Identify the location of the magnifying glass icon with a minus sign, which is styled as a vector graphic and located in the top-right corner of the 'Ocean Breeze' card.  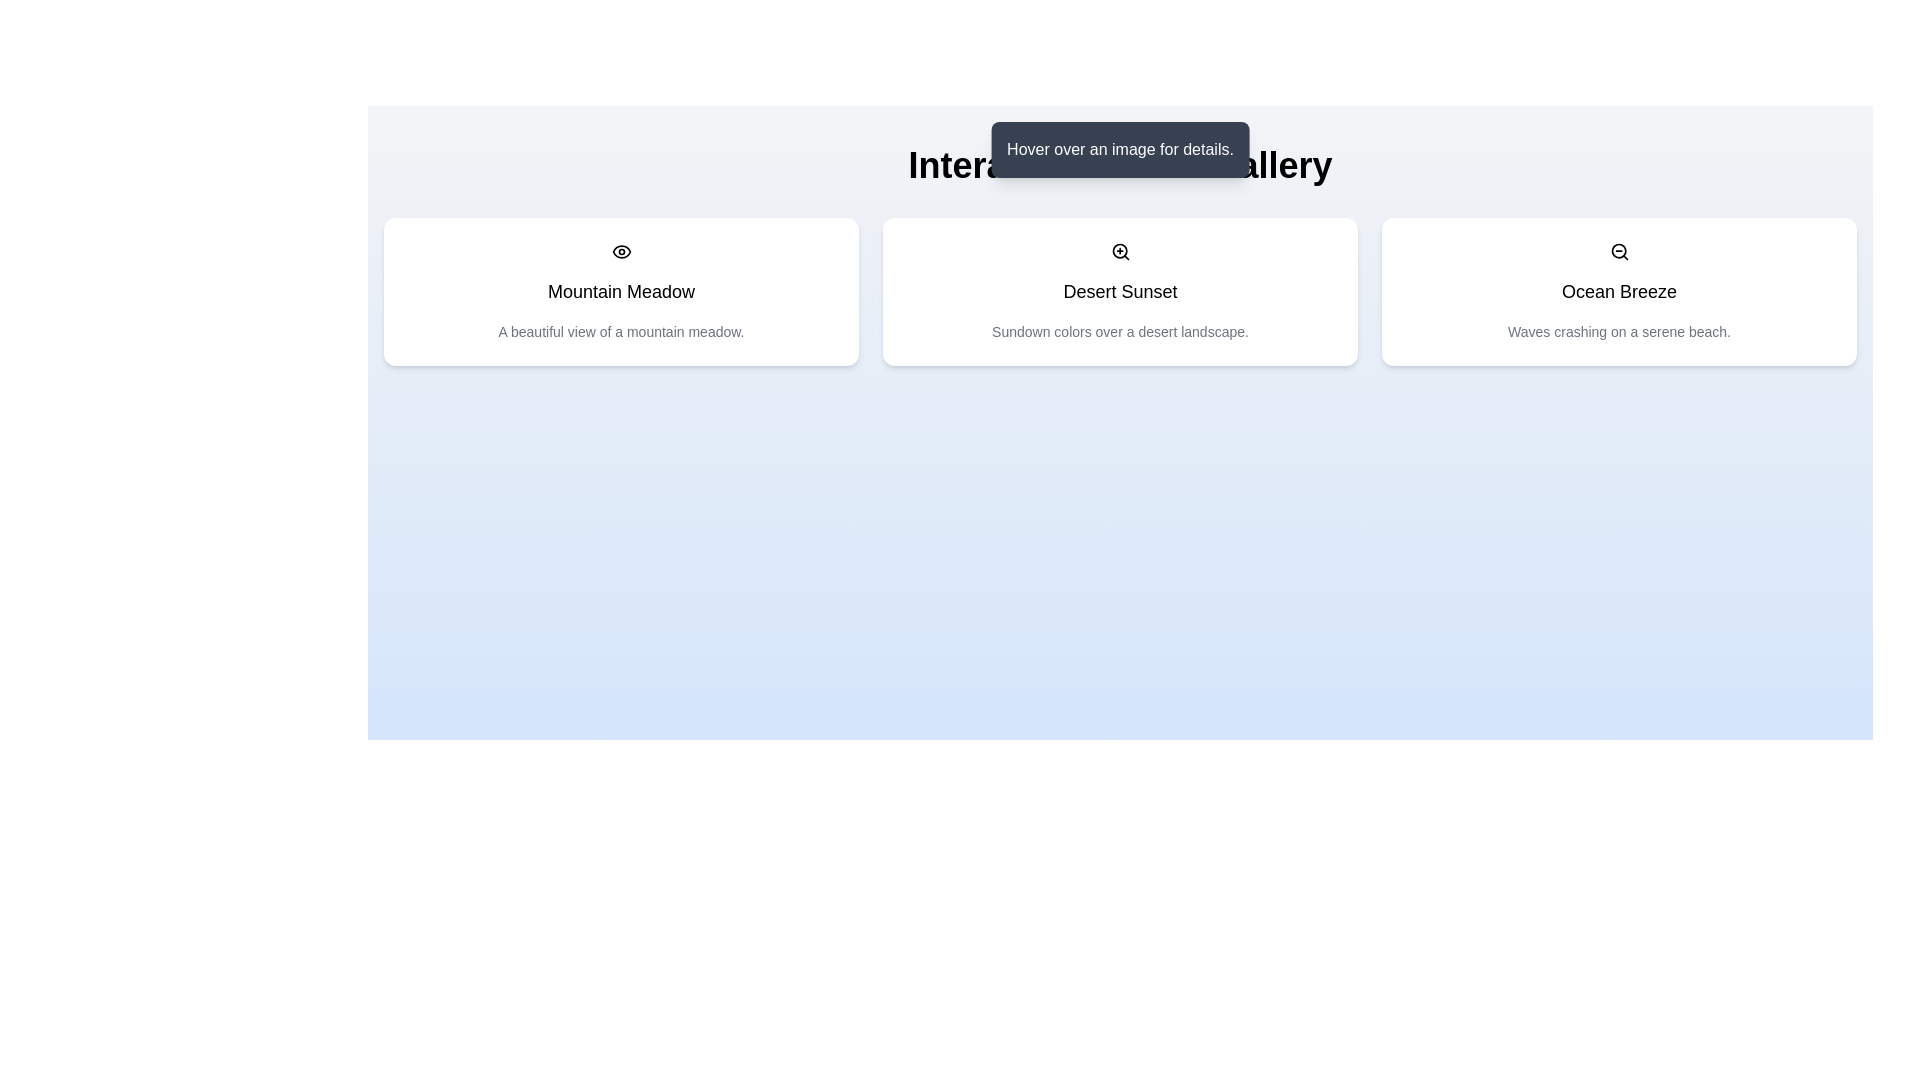
(1619, 250).